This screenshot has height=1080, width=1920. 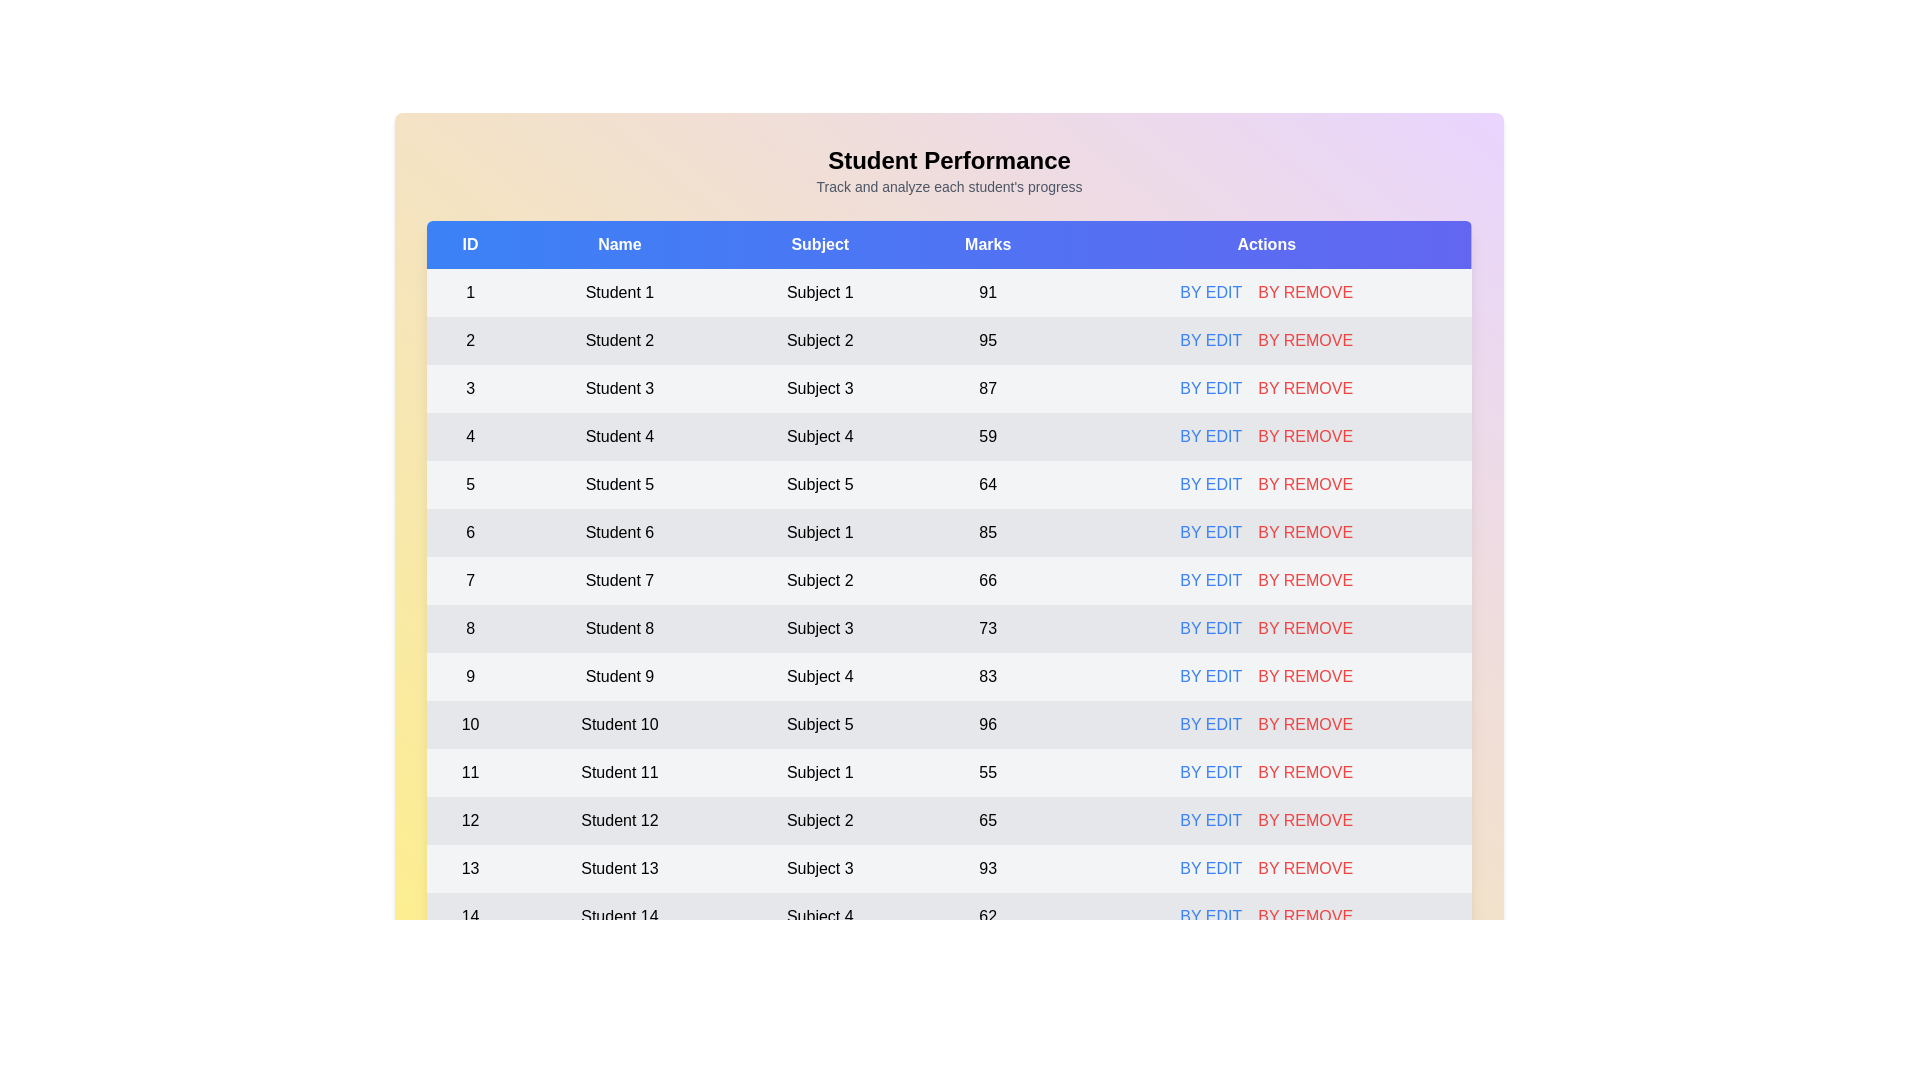 I want to click on the table header to sort by Name, so click(x=618, y=244).